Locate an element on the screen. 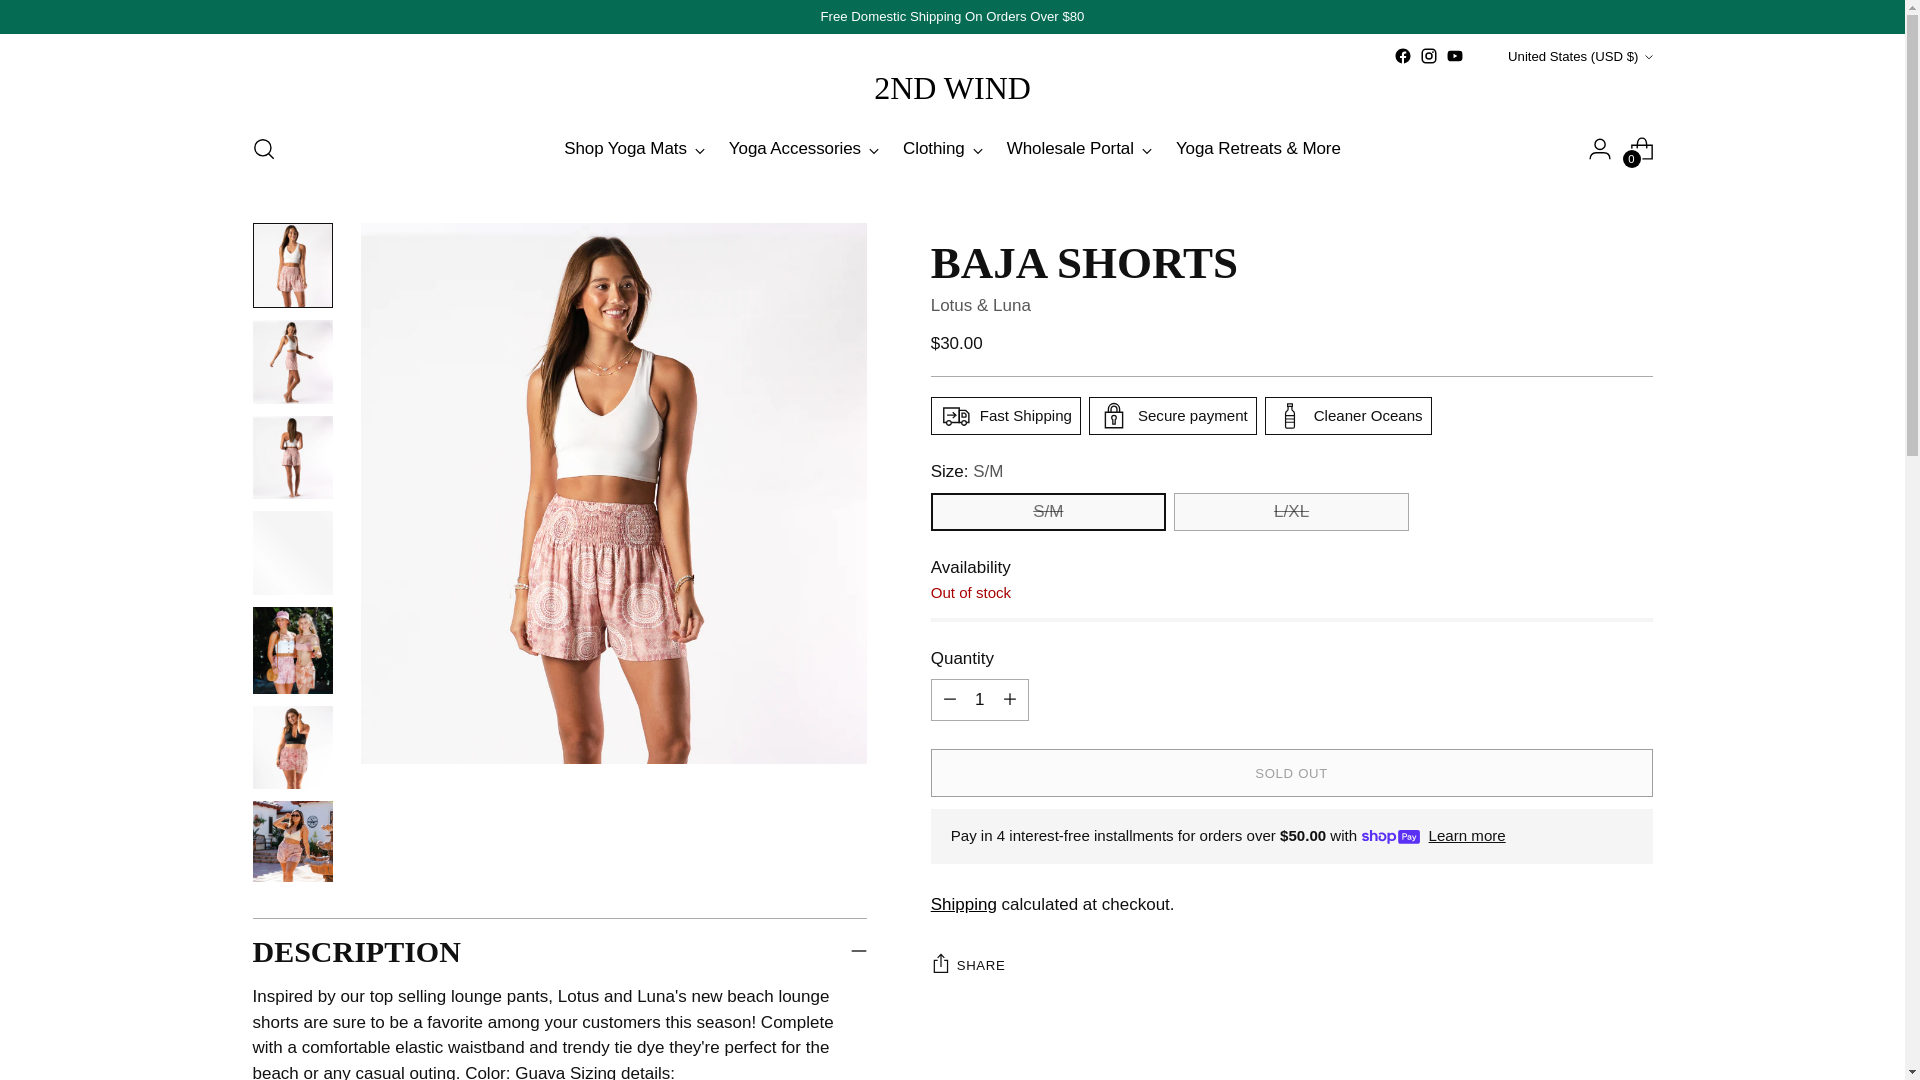 This screenshot has width=1920, height=1080. 'Lotus & Luna' is located at coordinates (980, 305).